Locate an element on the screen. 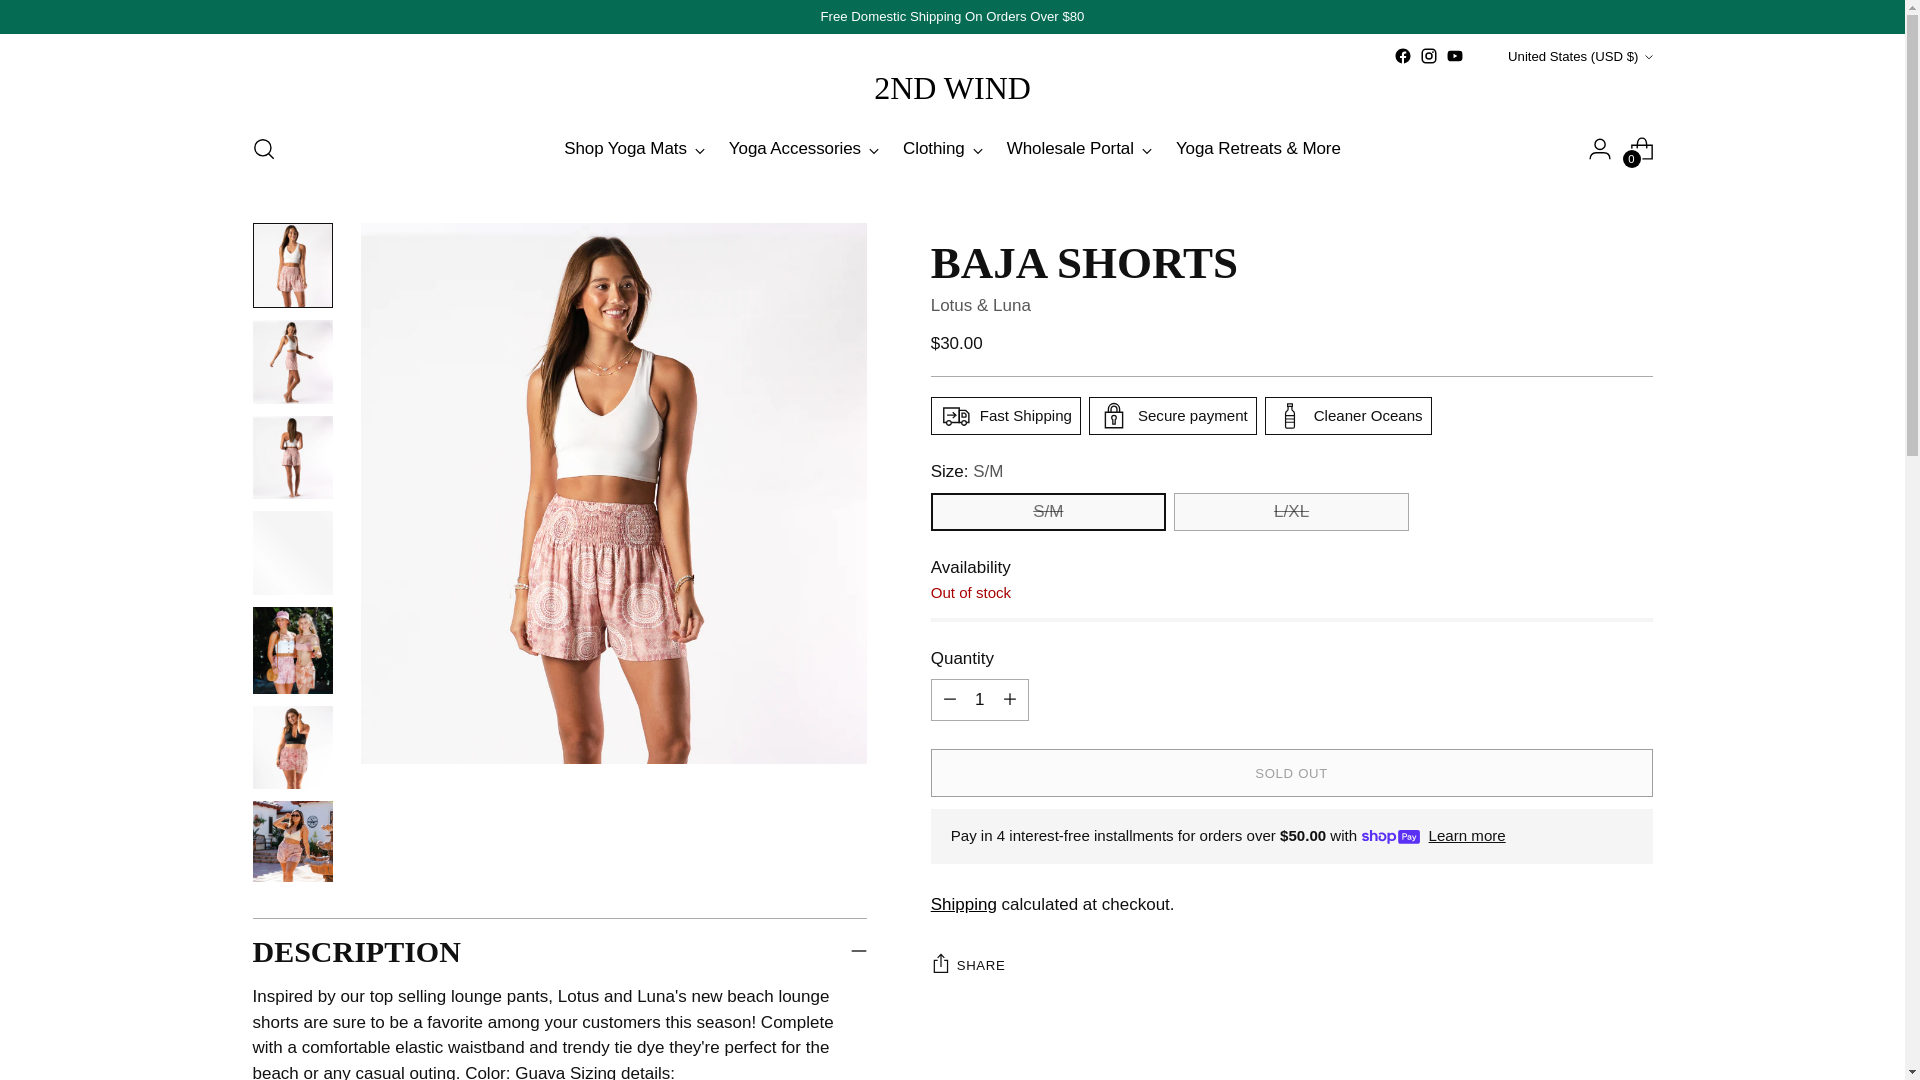 This screenshot has width=1920, height=1080. 'Lotus & Luna' is located at coordinates (980, 305).